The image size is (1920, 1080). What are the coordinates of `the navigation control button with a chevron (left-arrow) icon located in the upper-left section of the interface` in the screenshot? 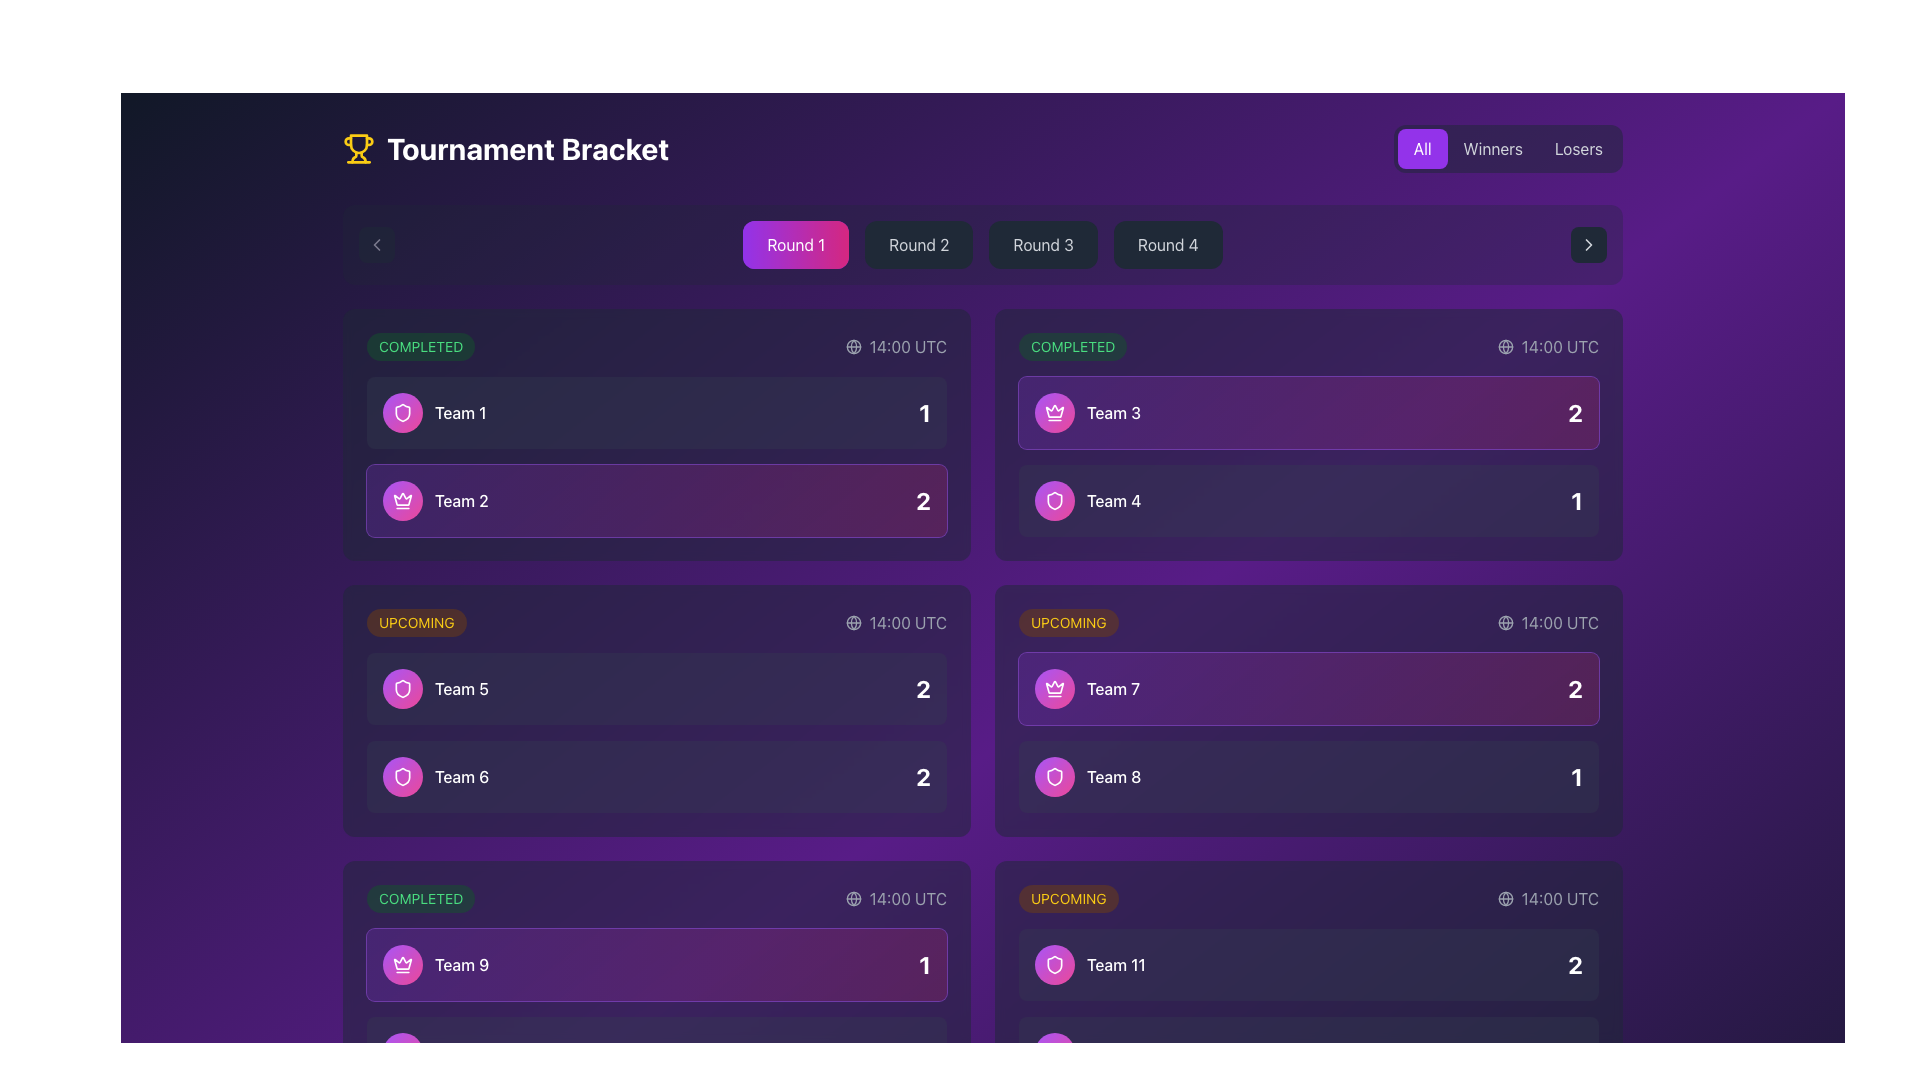 It's located at (377, 244).